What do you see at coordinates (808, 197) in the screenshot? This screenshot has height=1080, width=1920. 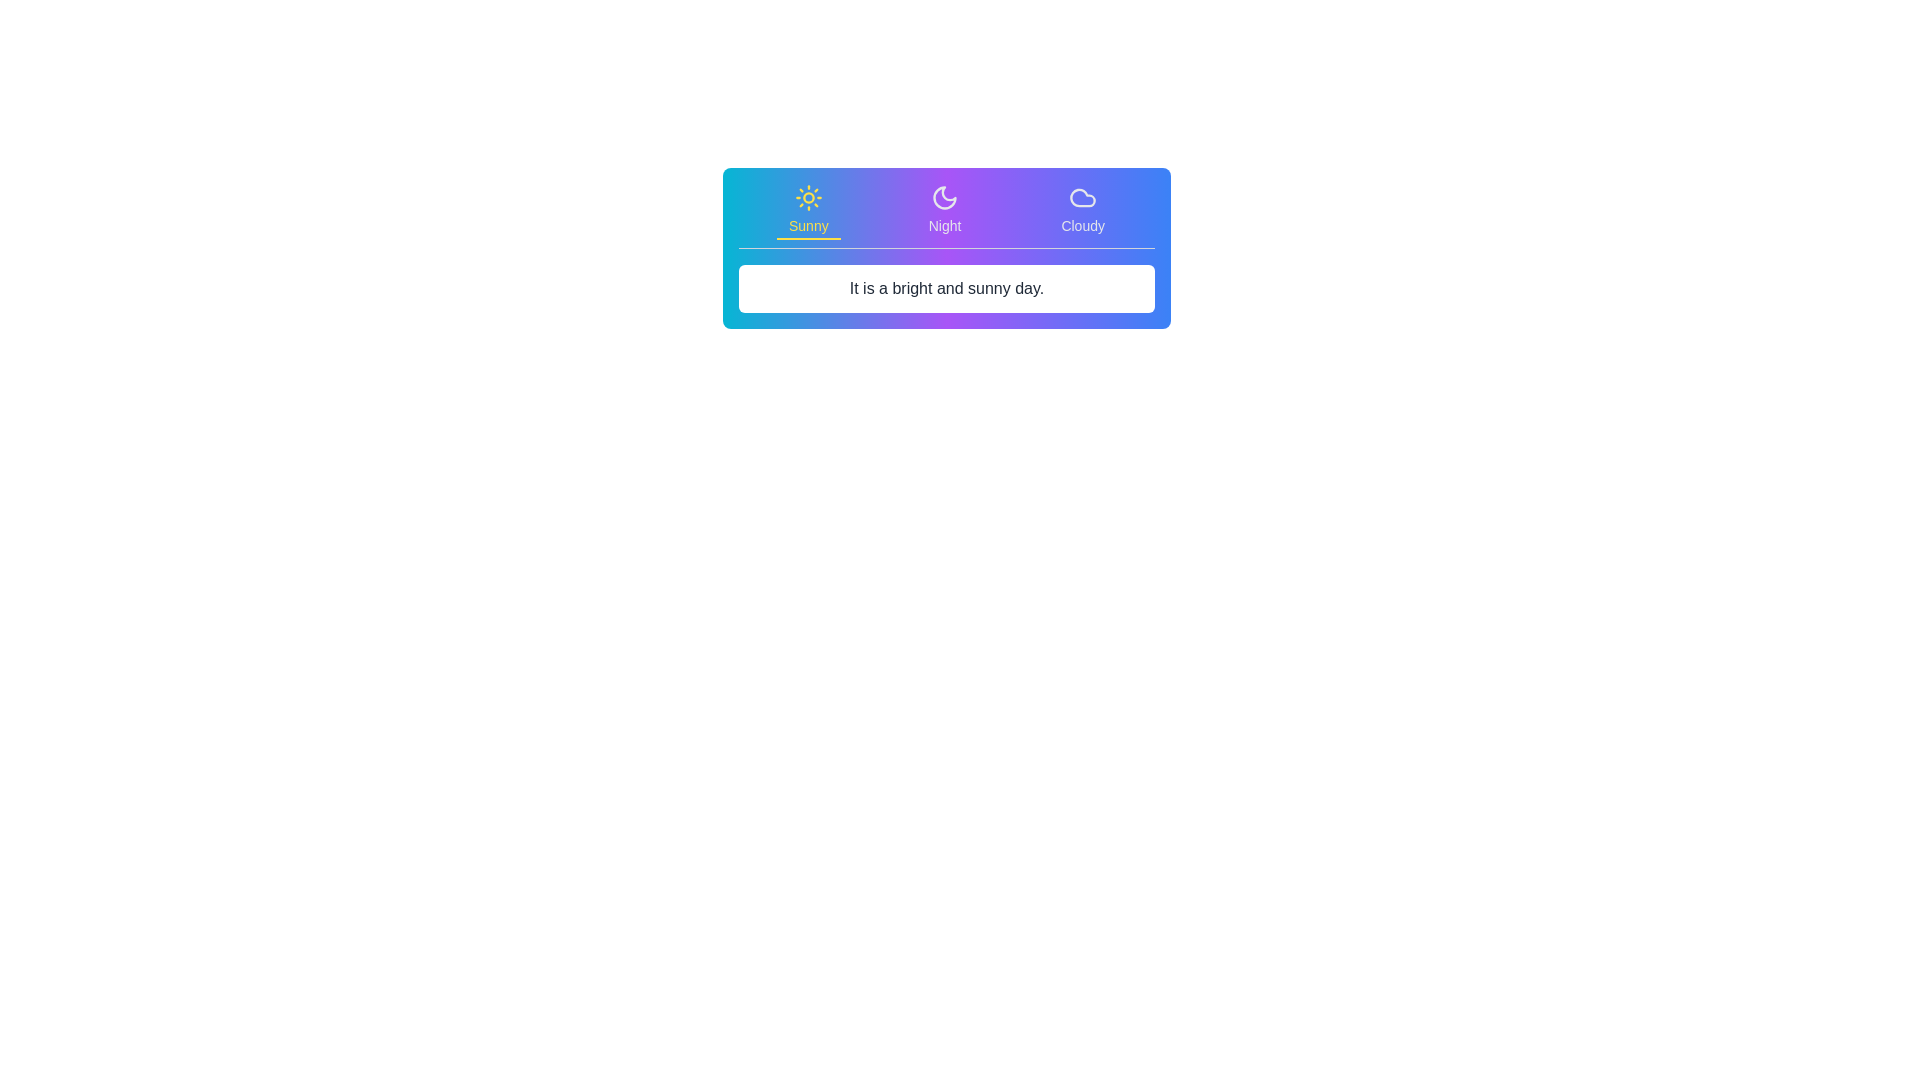 I see `the graphical circle representing the 'Sunny' weather condition, located at the center of the sun icon in the weather selector interface` at bounding box center [808, 197].